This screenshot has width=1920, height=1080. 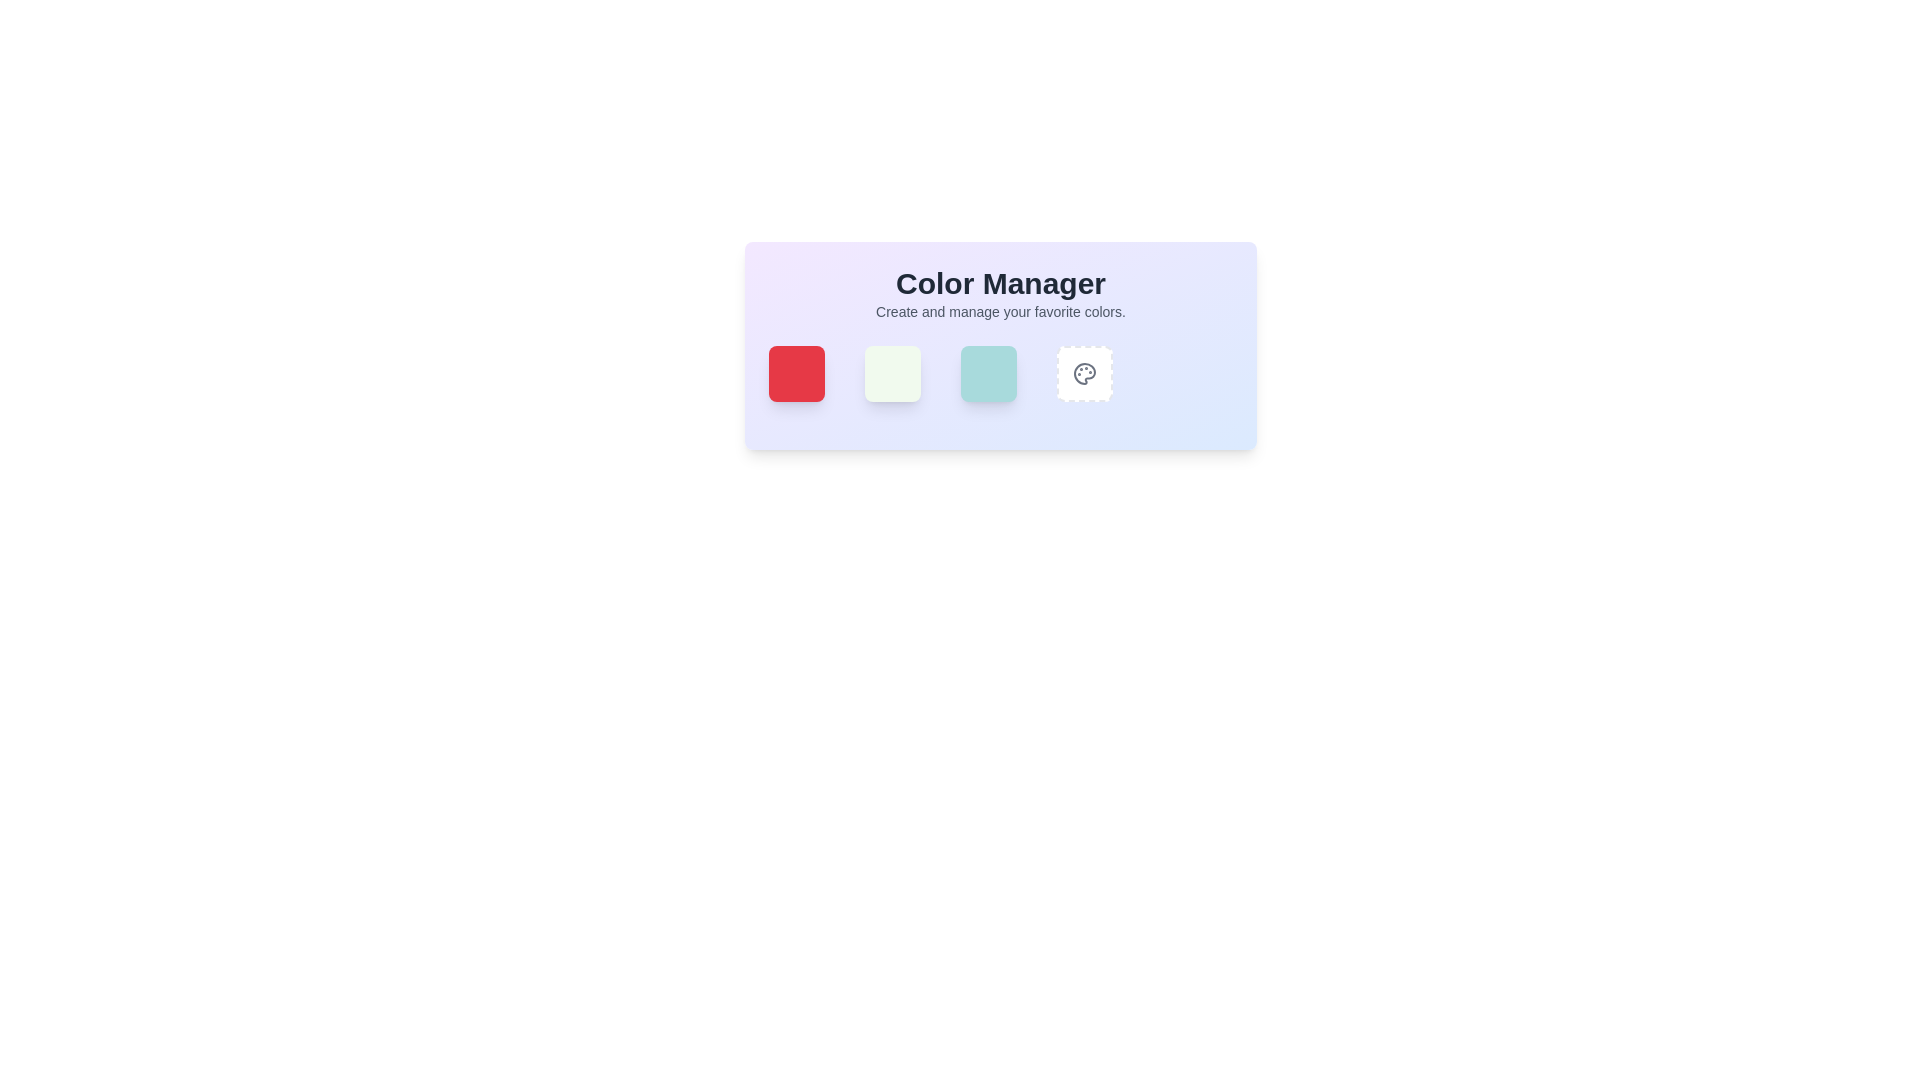 What do you see at coordinates (988, 374) in the screenshot?
I see `the selectable light blue color tile, which is the third item in a grid of five items` at bounding box center [988, 374].